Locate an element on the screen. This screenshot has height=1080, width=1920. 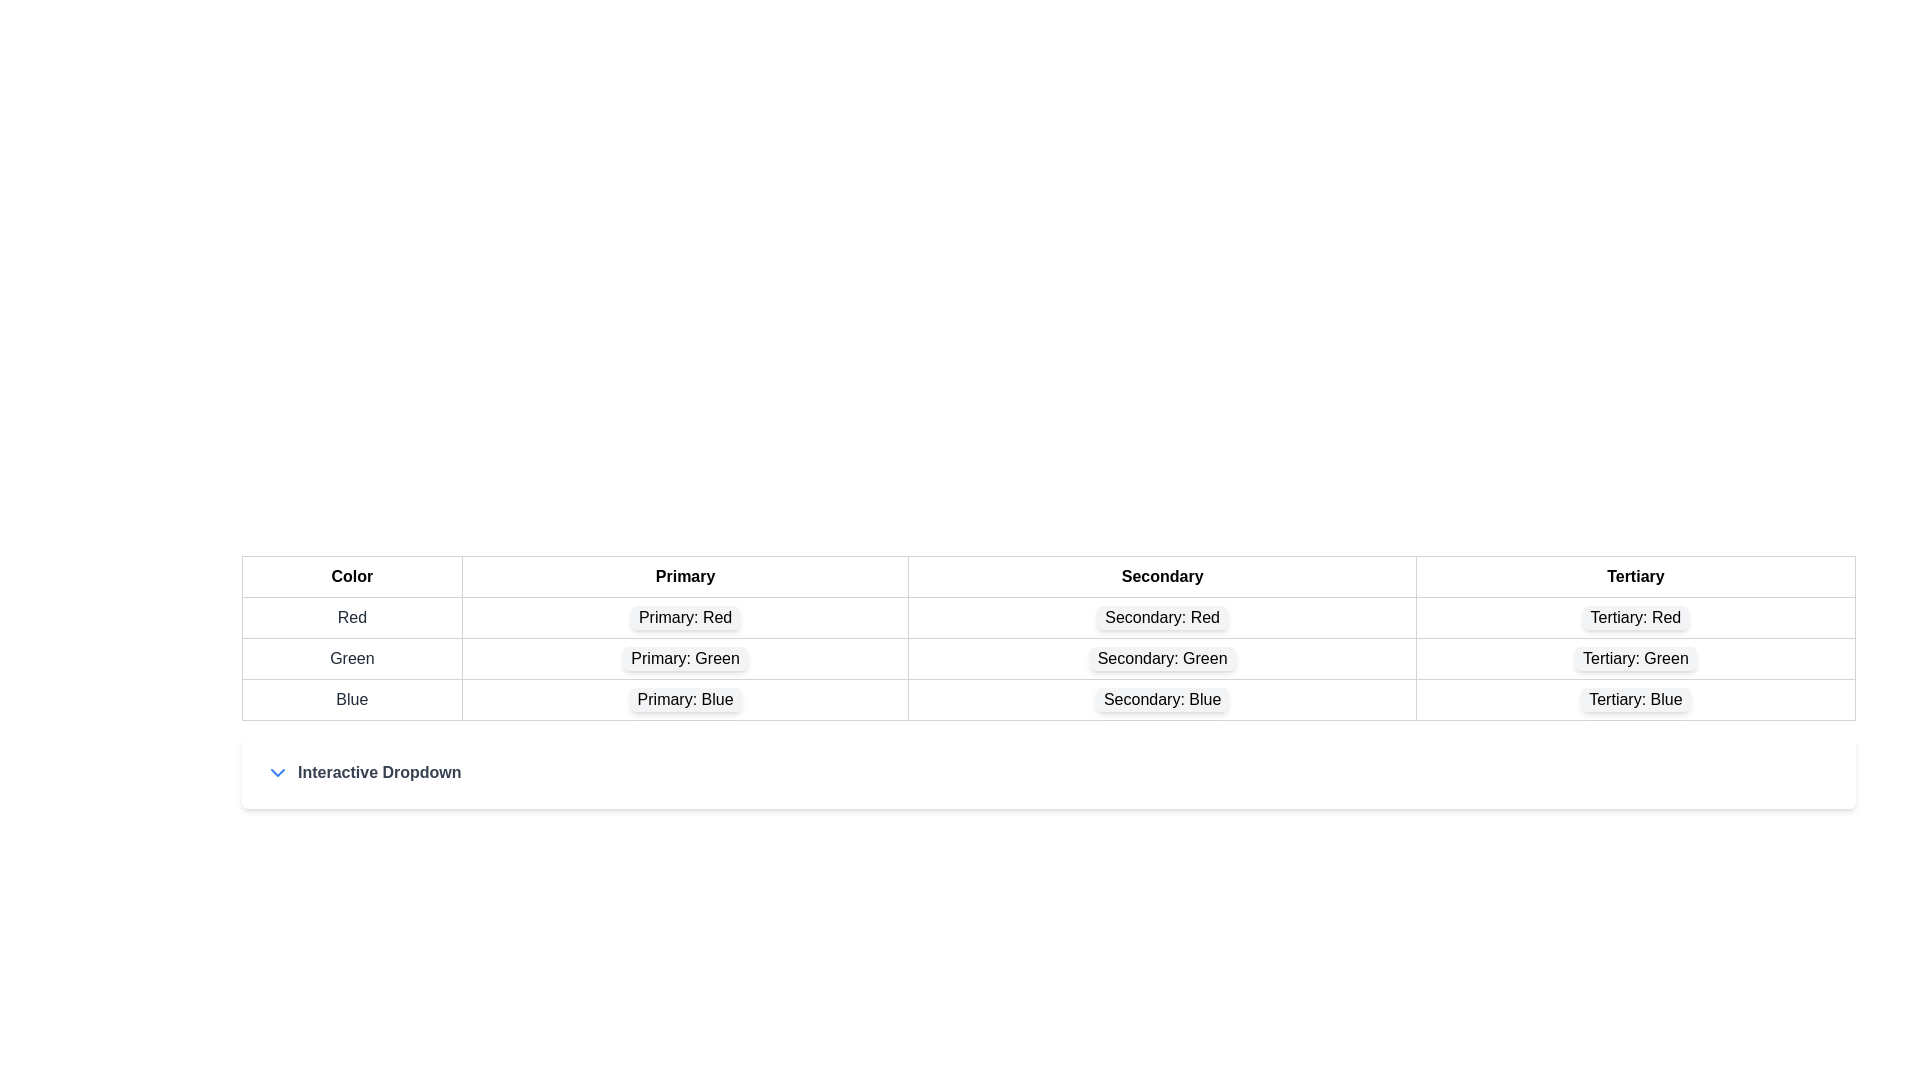
the static text label styled like a button that displays the secondary color association for the 'Blue' category, located in the third row under the 'Secondary' column is located at coordinates (1162, 698).